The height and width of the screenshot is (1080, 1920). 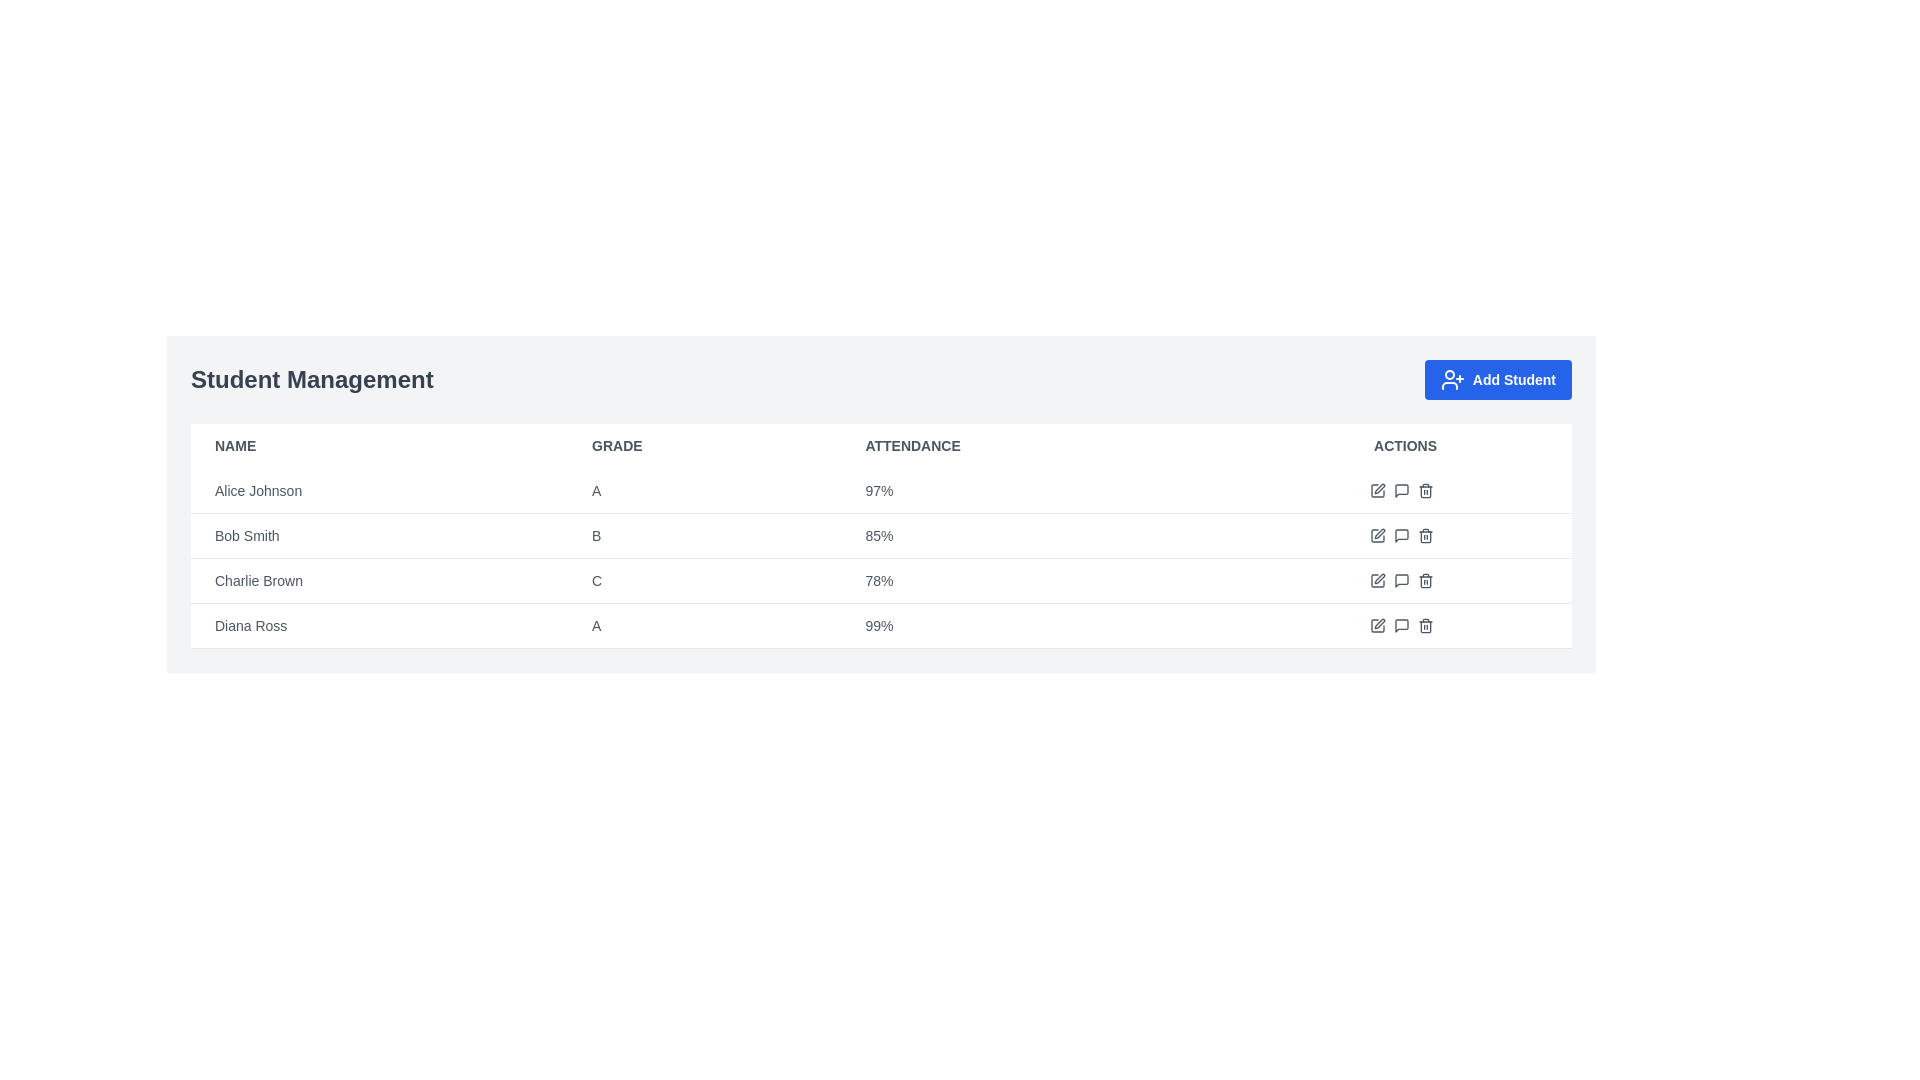 What do you see at coordinates (1404, 535) in the screenshot?
I see `the action button icon for marking or flagging content in the row corresponding to 'Bob Smith', which is the second icon from the left in the 'Actions' column` at bounding box center [1404, 535].